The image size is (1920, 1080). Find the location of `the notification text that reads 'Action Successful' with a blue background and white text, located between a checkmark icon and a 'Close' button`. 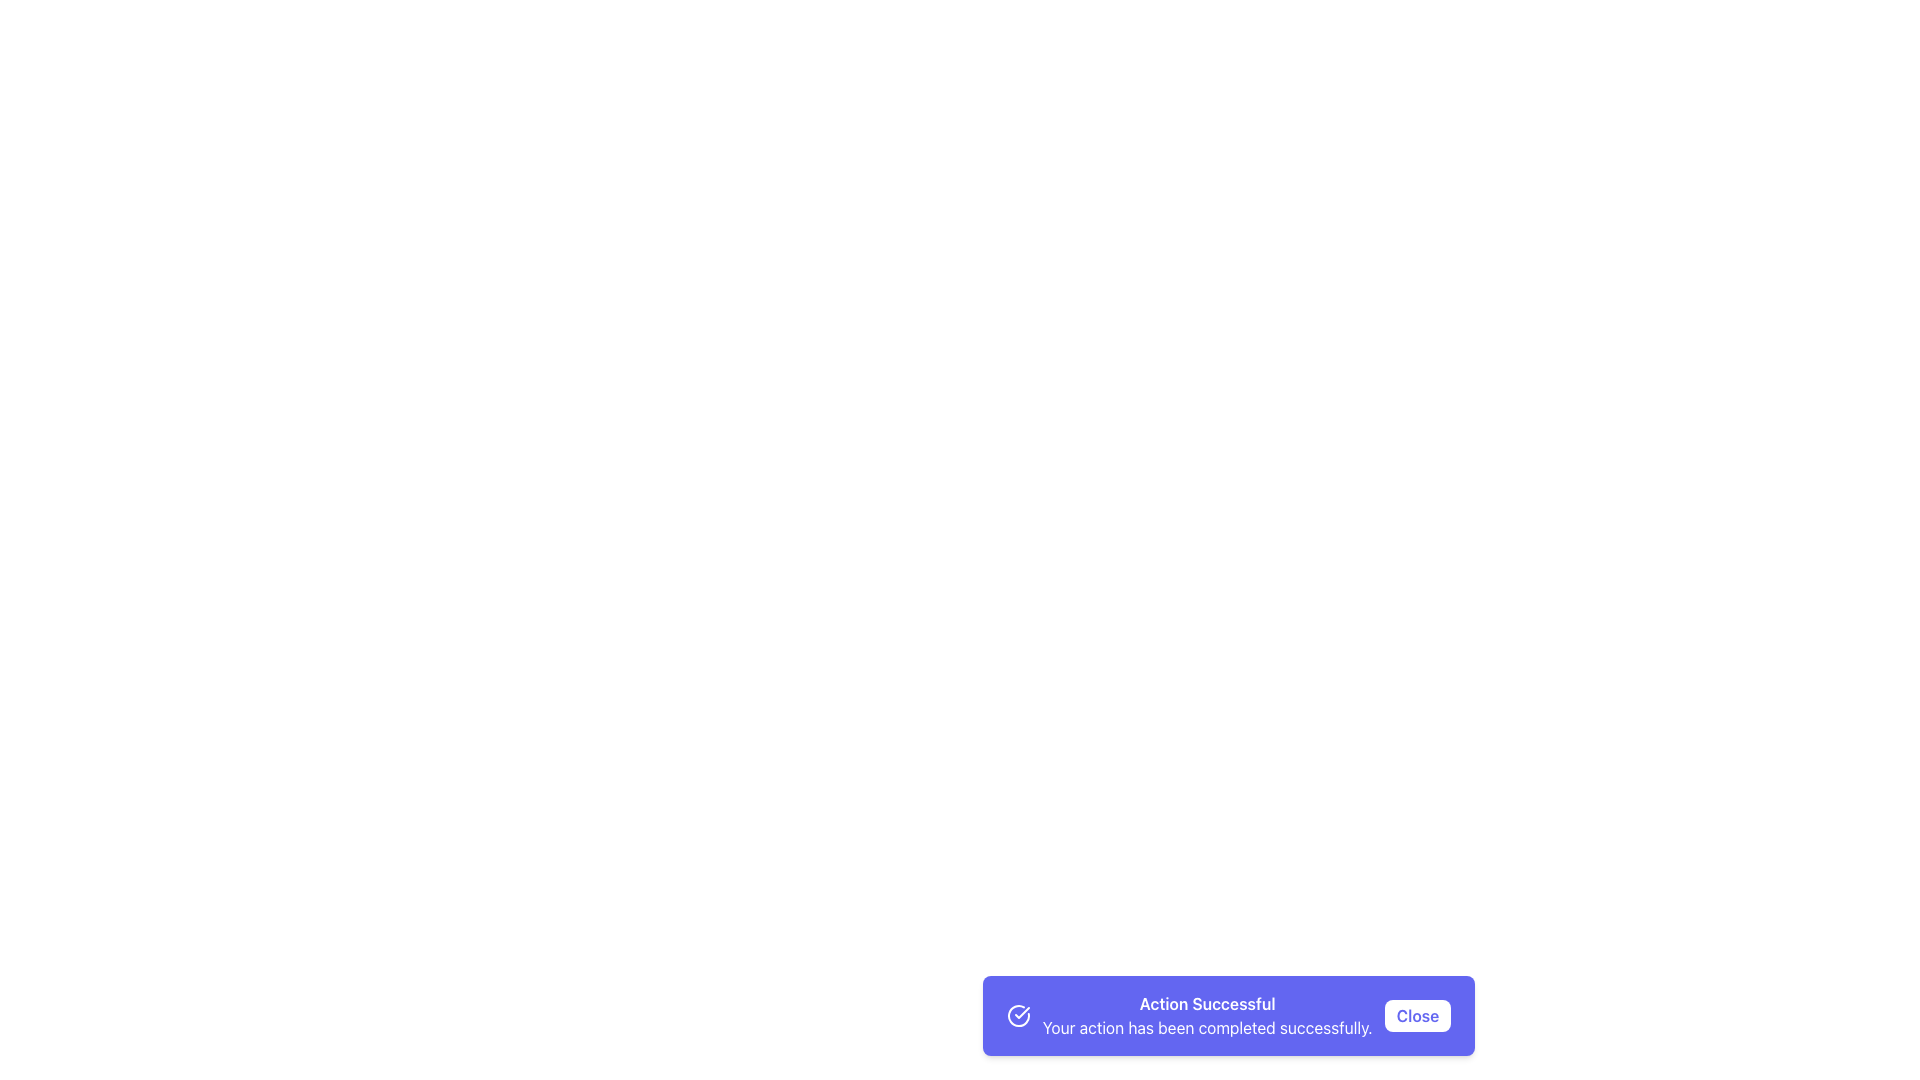

the notification text that reads 'Action Successful' with a blue background and white text, located between a checkmark icon and a 'Close' button is located at coordinates (1206, 1015).